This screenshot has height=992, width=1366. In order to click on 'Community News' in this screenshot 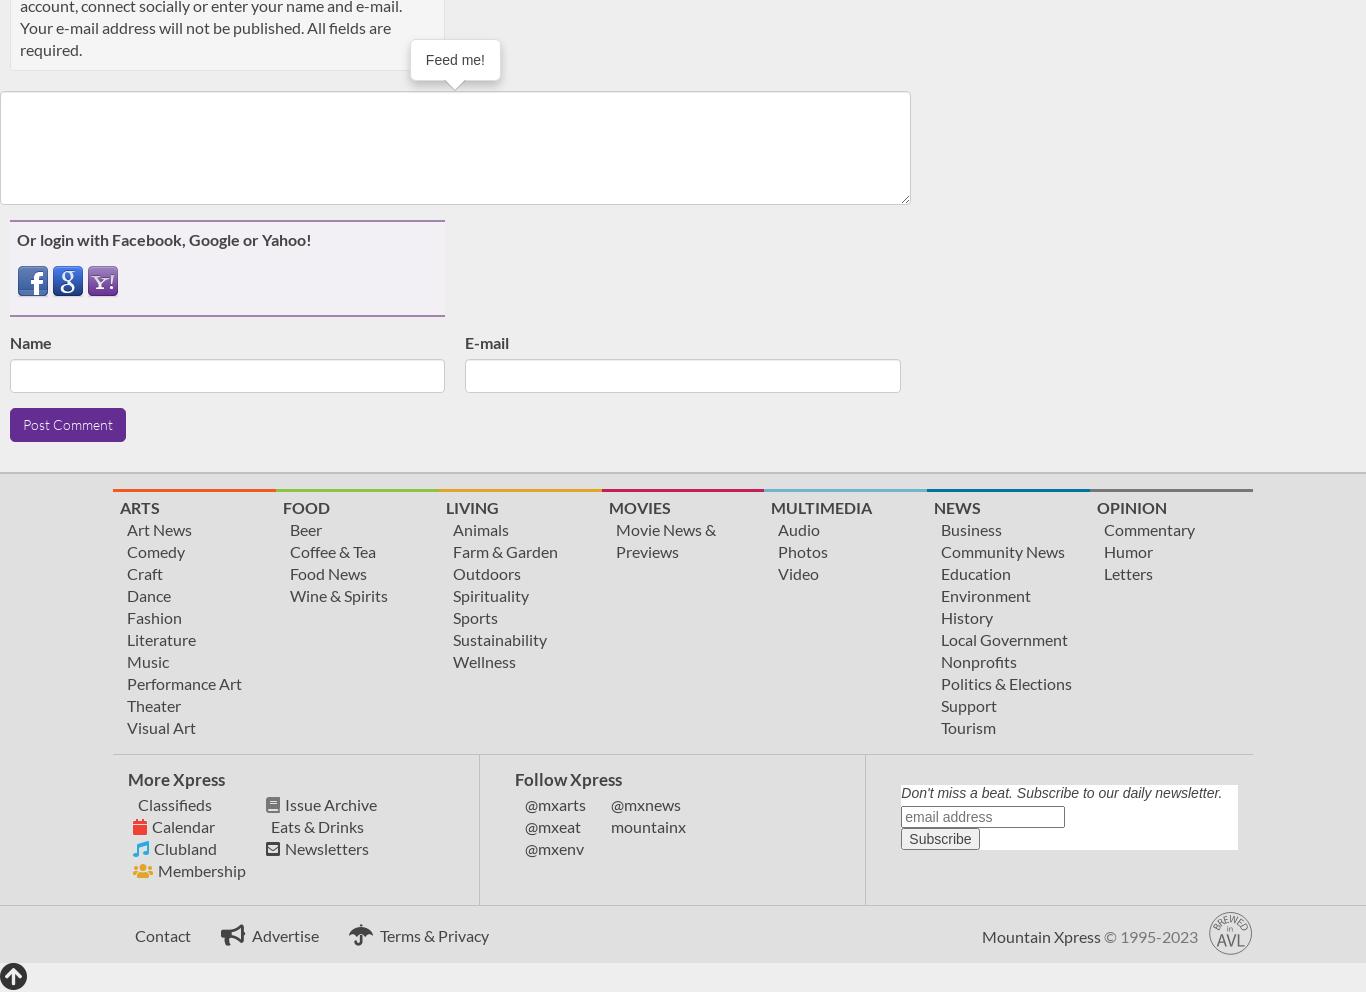, I will do `click(1003, 550)`.